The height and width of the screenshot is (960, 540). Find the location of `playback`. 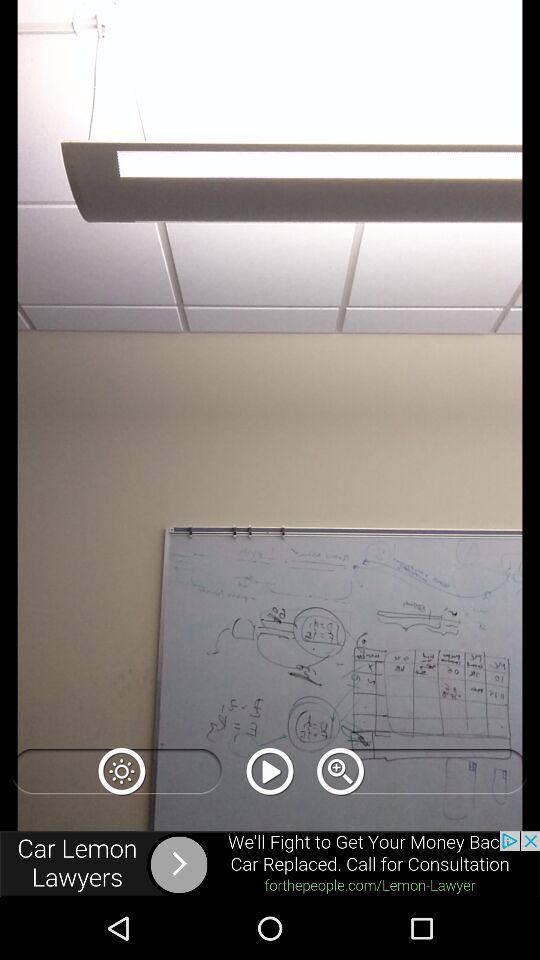

playback is located at coordinates (270, 770).